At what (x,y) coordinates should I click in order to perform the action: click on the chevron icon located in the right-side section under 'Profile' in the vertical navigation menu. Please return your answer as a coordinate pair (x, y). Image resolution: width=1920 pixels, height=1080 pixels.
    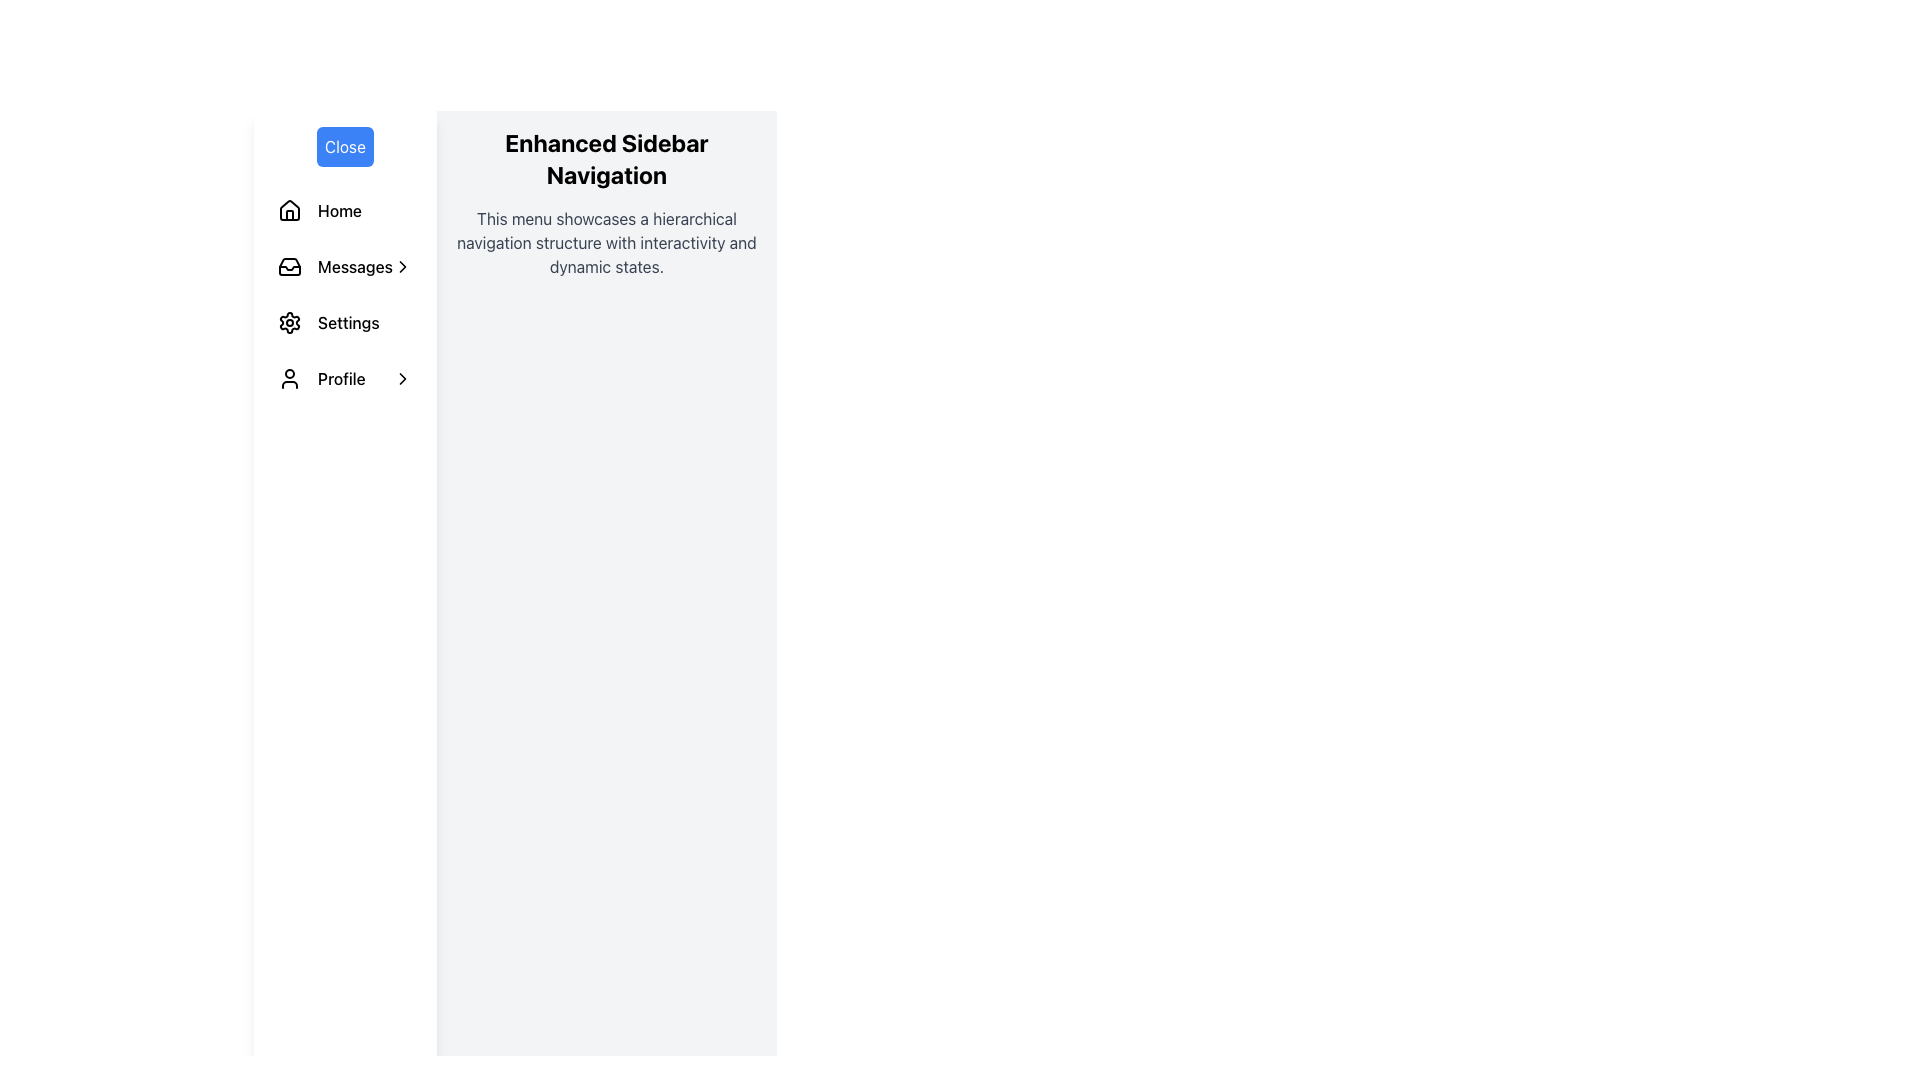
    Looking at the image, I should click on (401, 378).